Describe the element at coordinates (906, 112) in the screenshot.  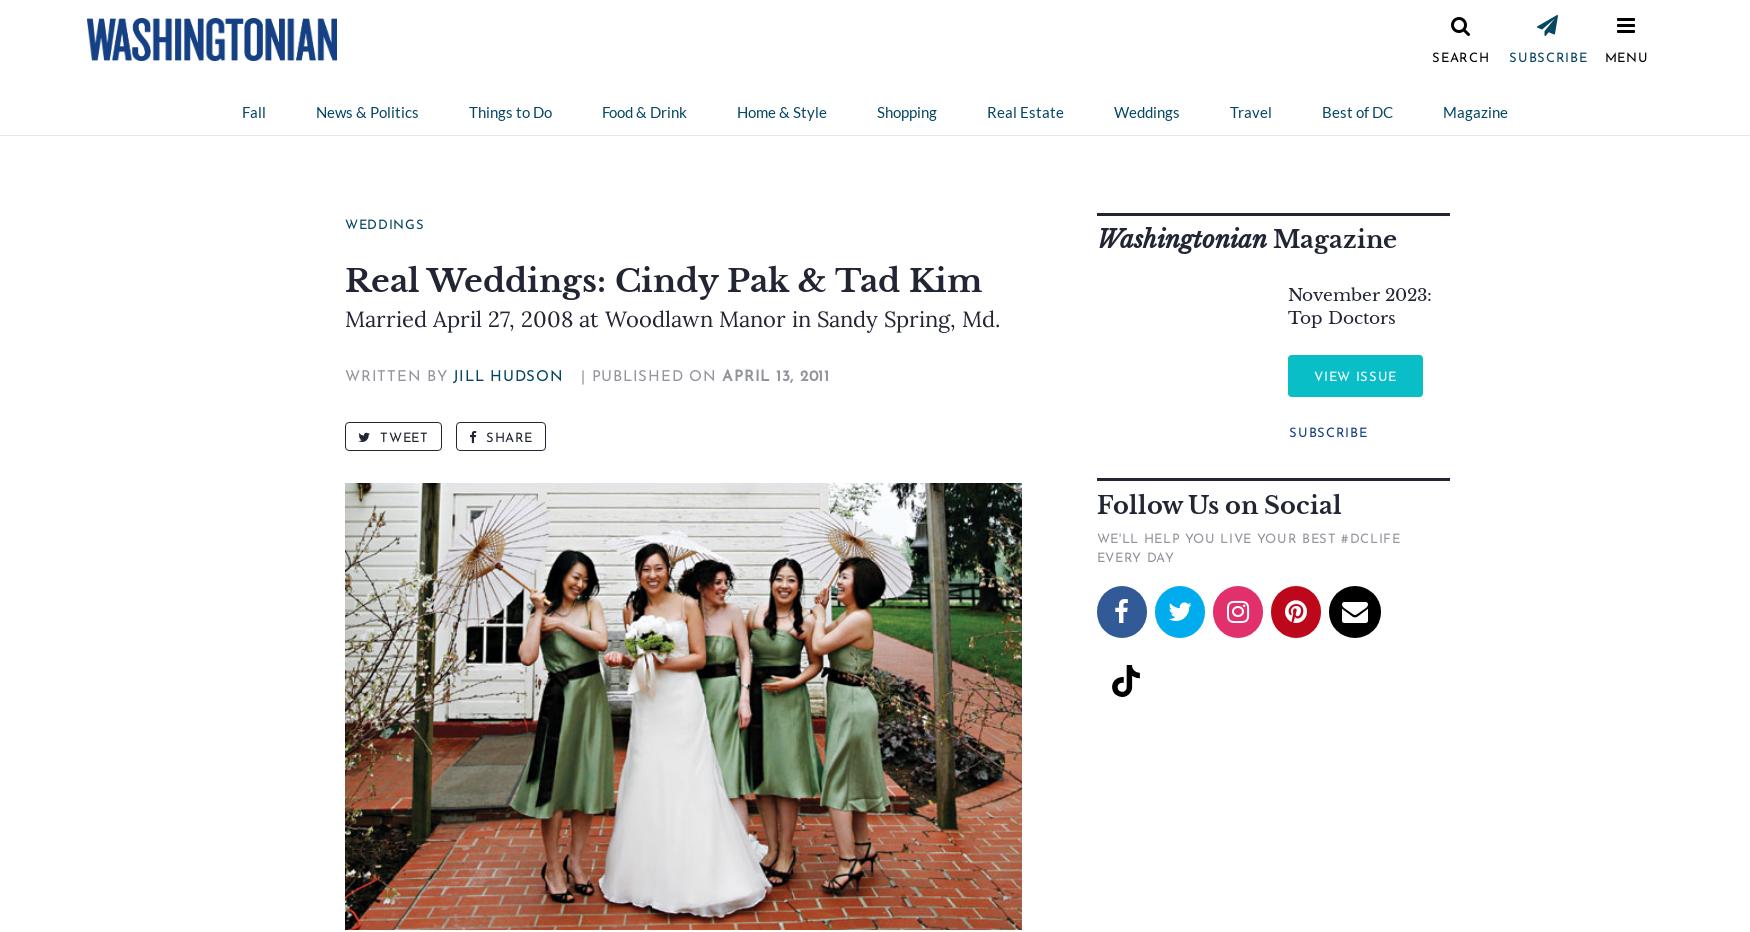
I see `'Shopping'` at that location.